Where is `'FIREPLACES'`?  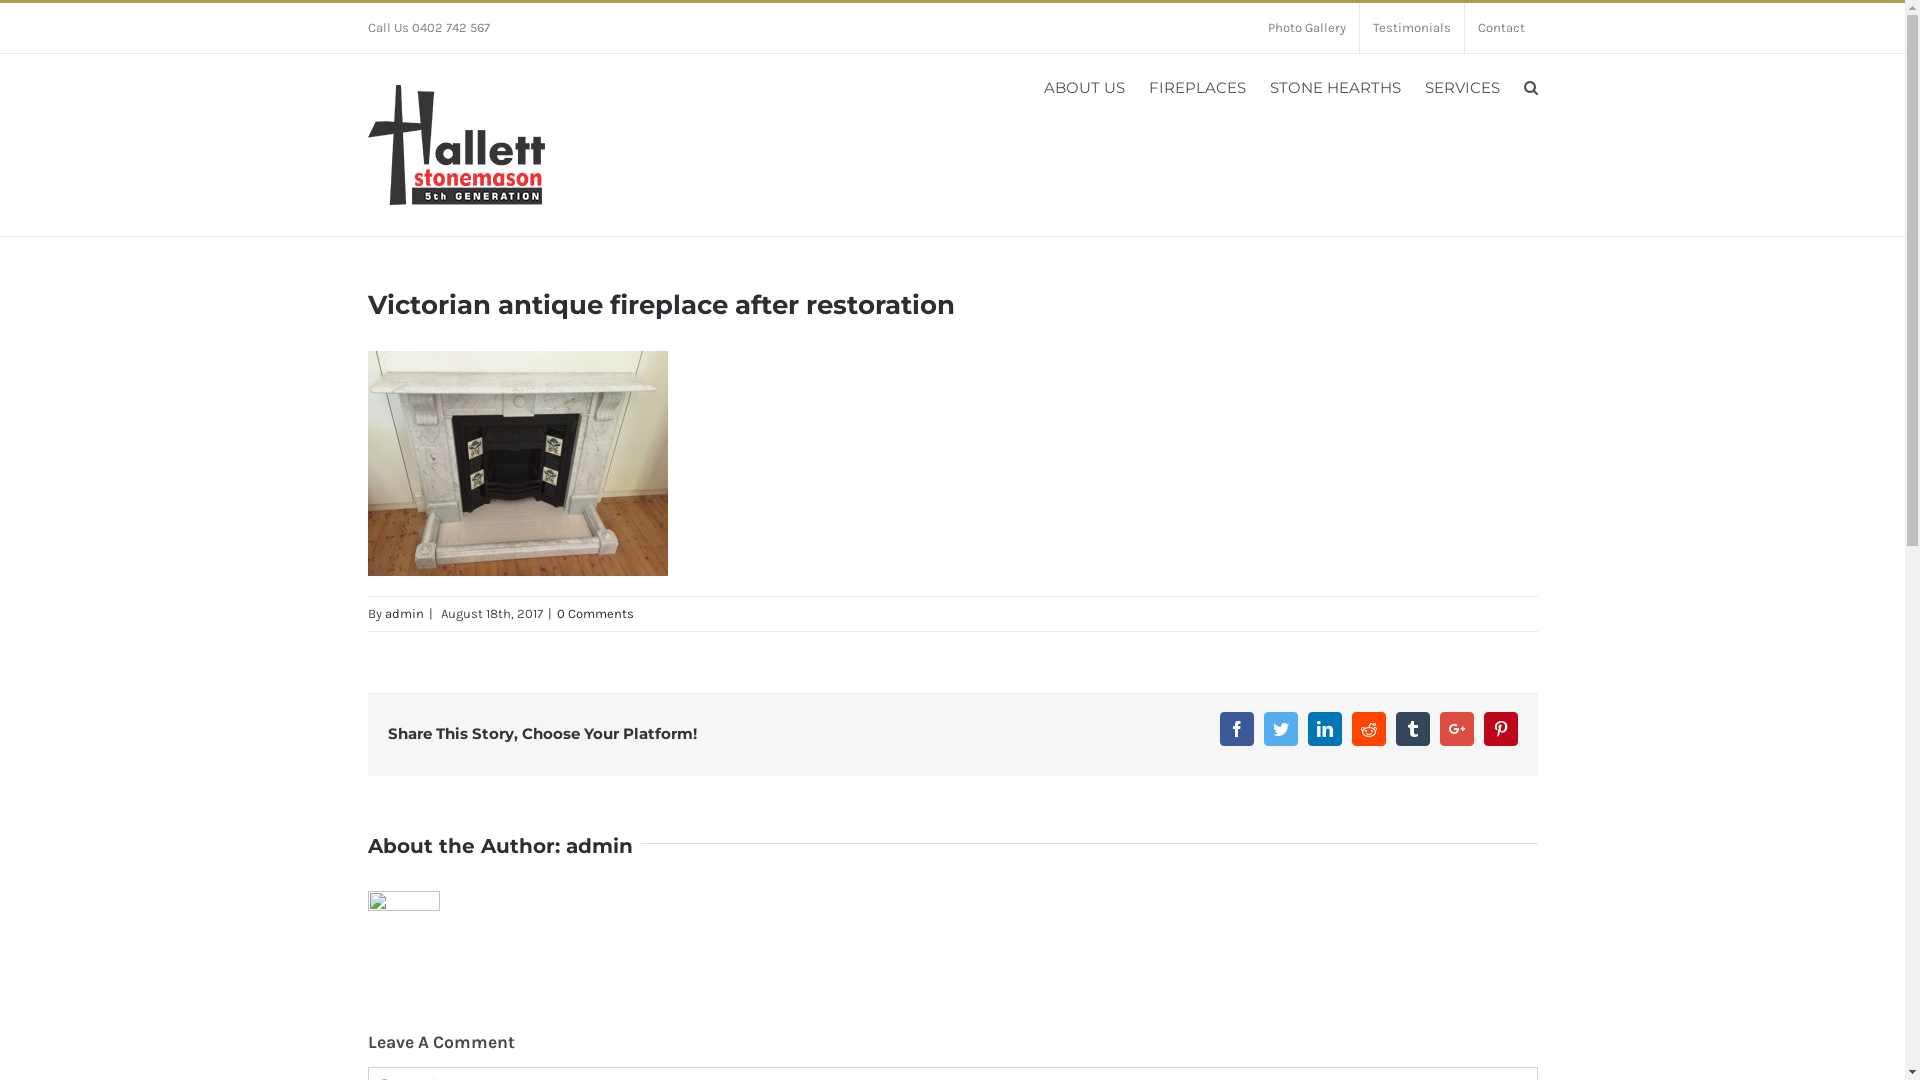 'FIREPLACES' is located at coordinates (1196, 86).